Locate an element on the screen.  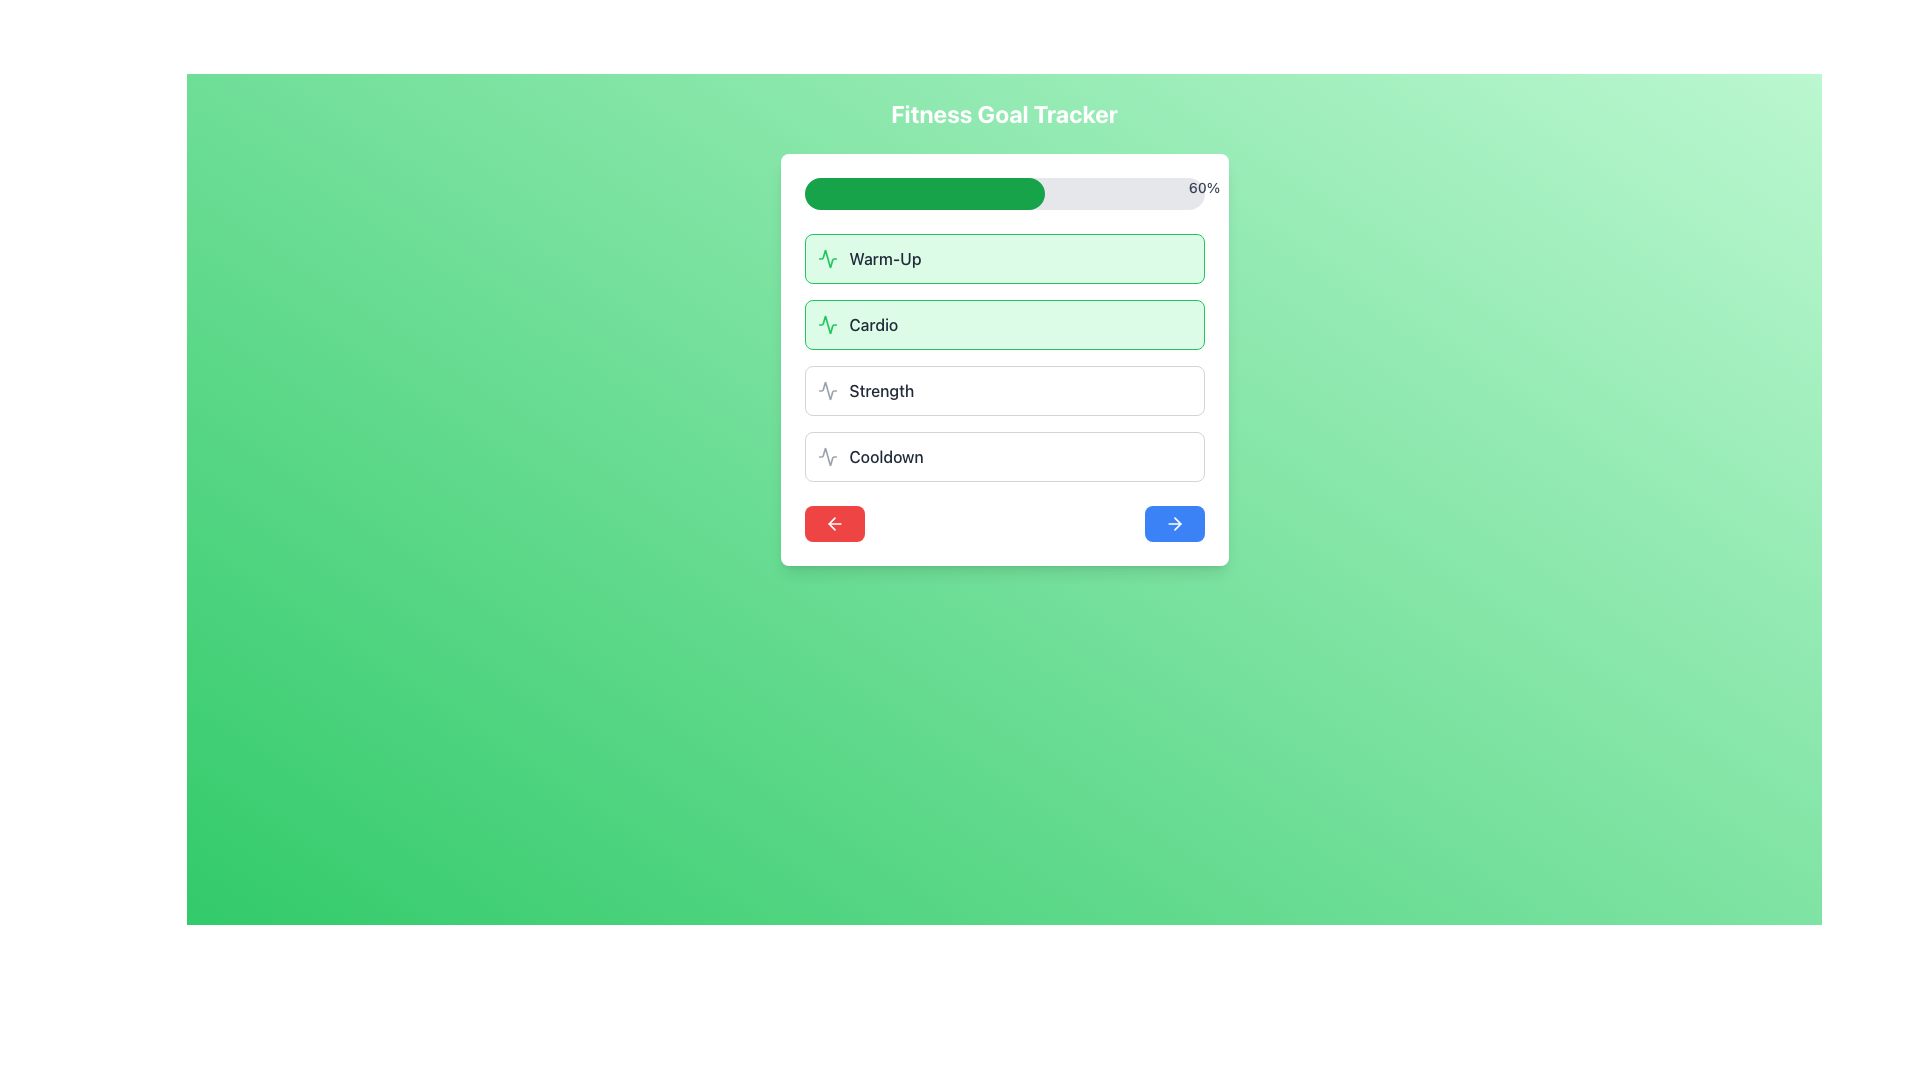
the arrow icon located at the bottom-right of the interface card is located at coordinates (1174, 523).